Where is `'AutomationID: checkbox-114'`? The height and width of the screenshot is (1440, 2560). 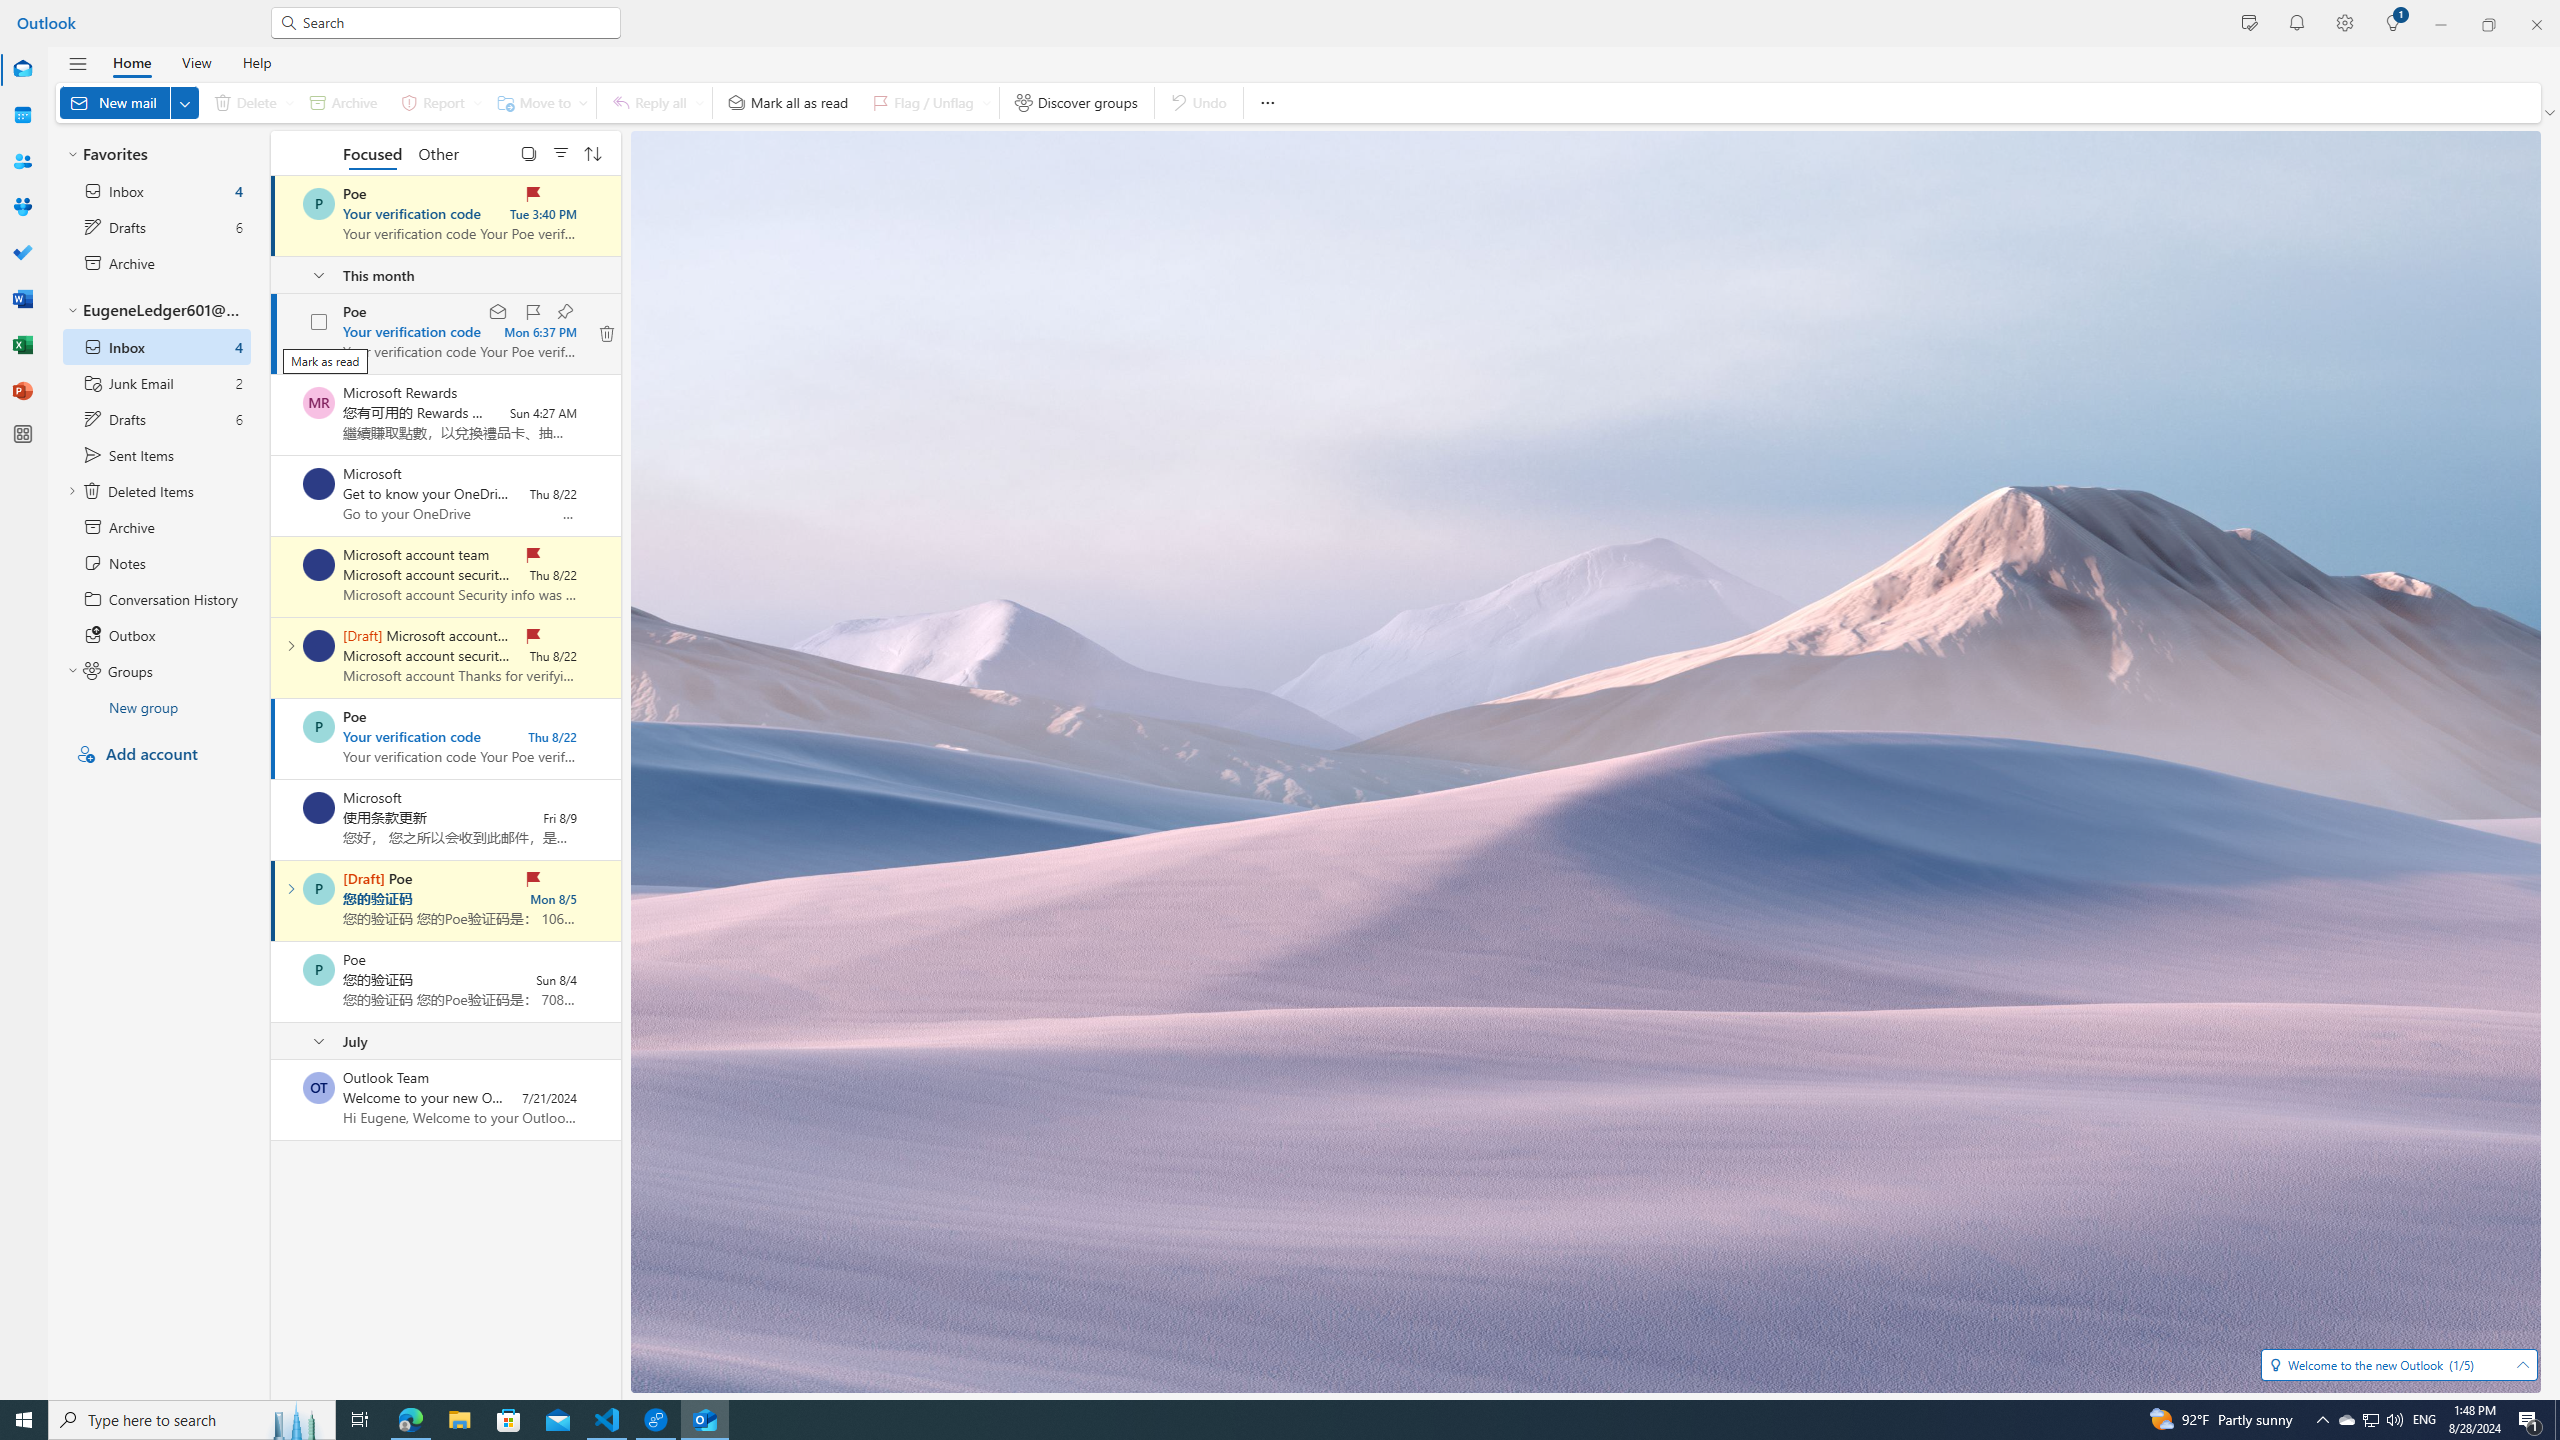 'AutomationID: checkbox-114' is located at coordinates (317, 321).